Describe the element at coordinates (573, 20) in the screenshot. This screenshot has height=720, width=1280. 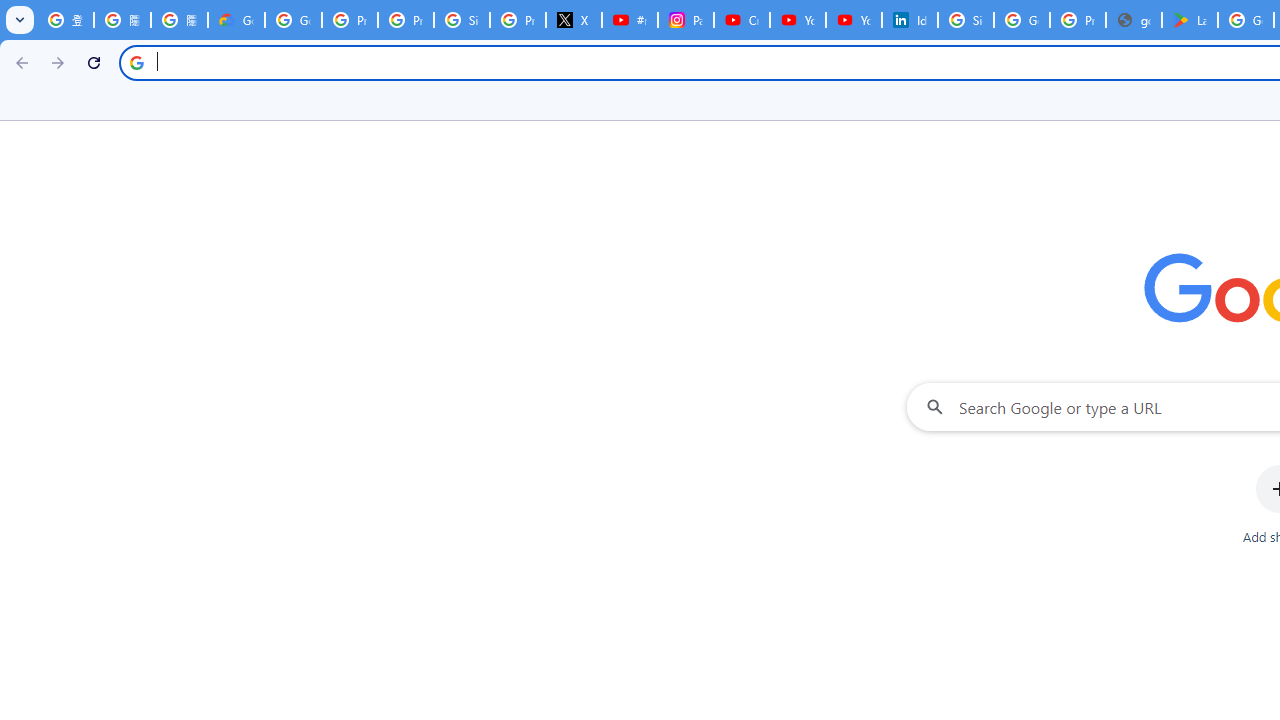
I see `'X'` at that location.